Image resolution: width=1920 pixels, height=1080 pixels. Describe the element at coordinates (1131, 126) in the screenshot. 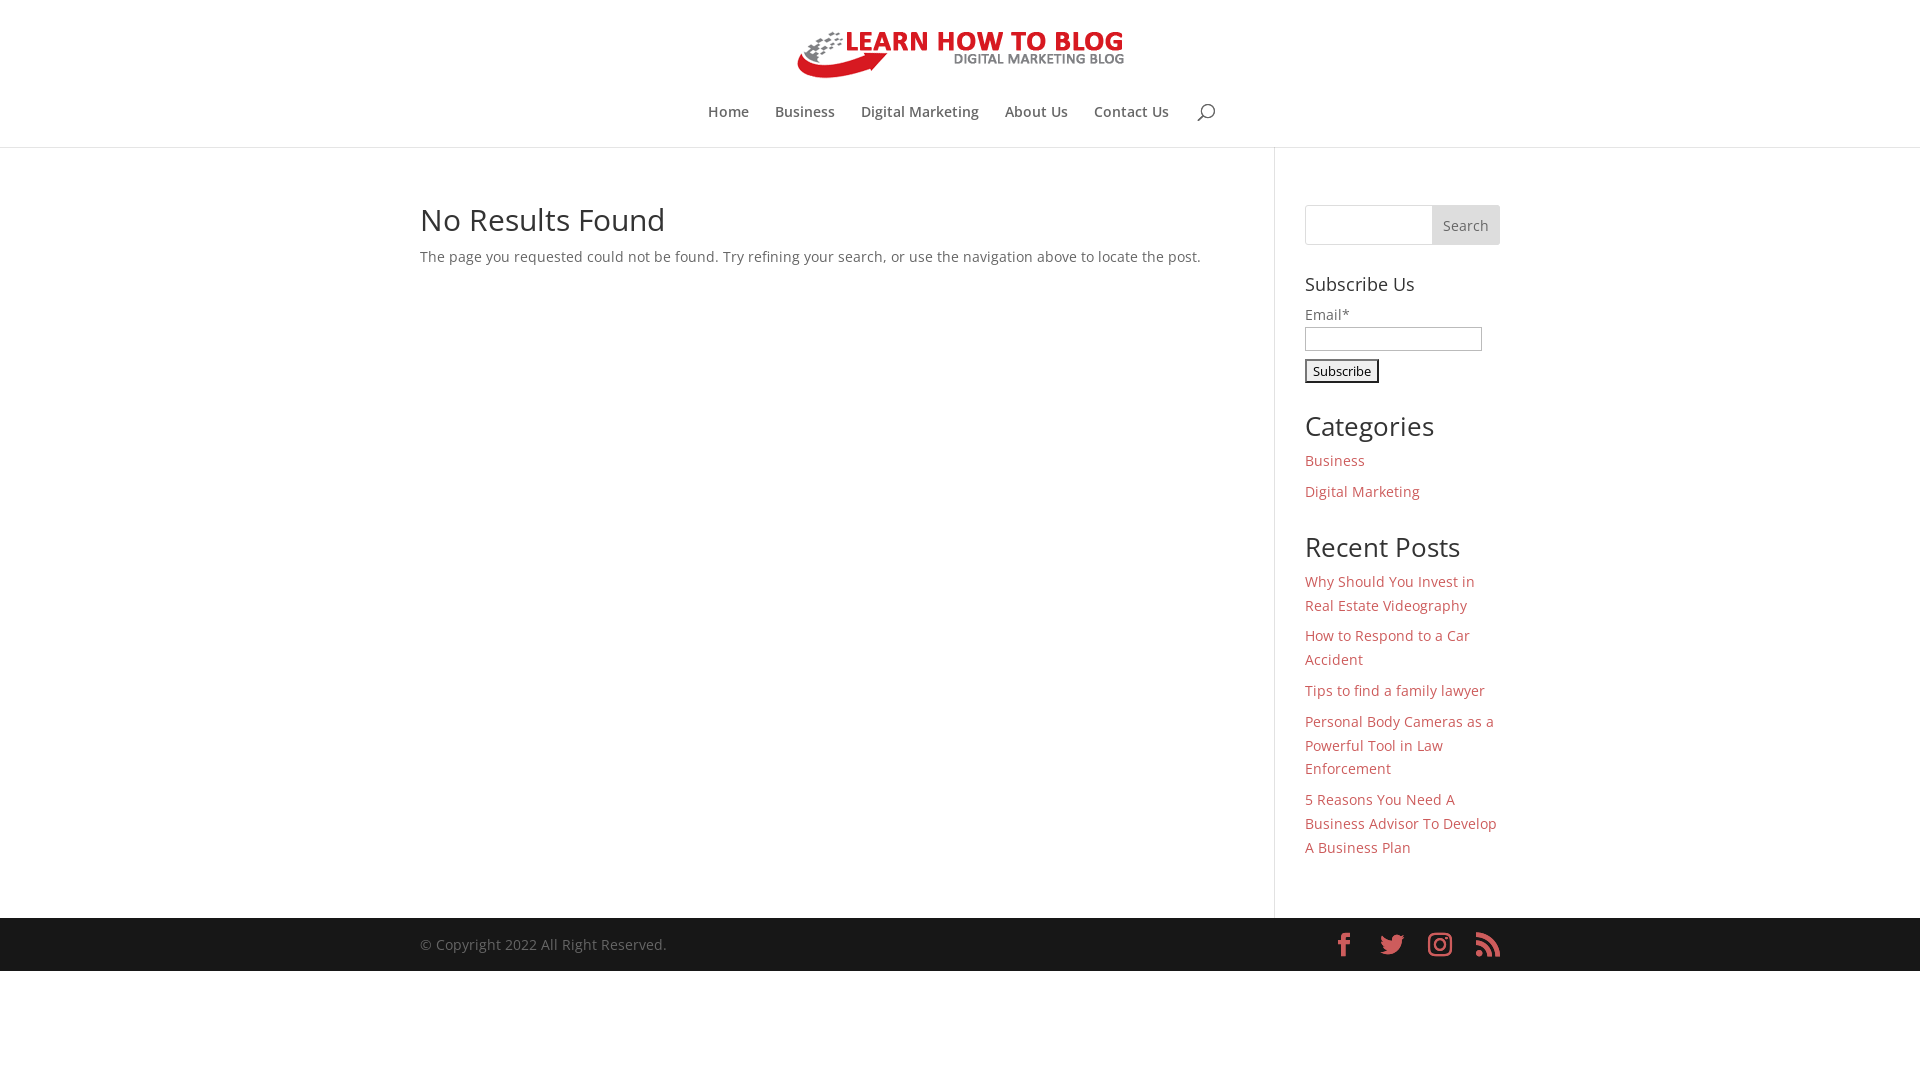

I see `'Contact Us'` at that location.